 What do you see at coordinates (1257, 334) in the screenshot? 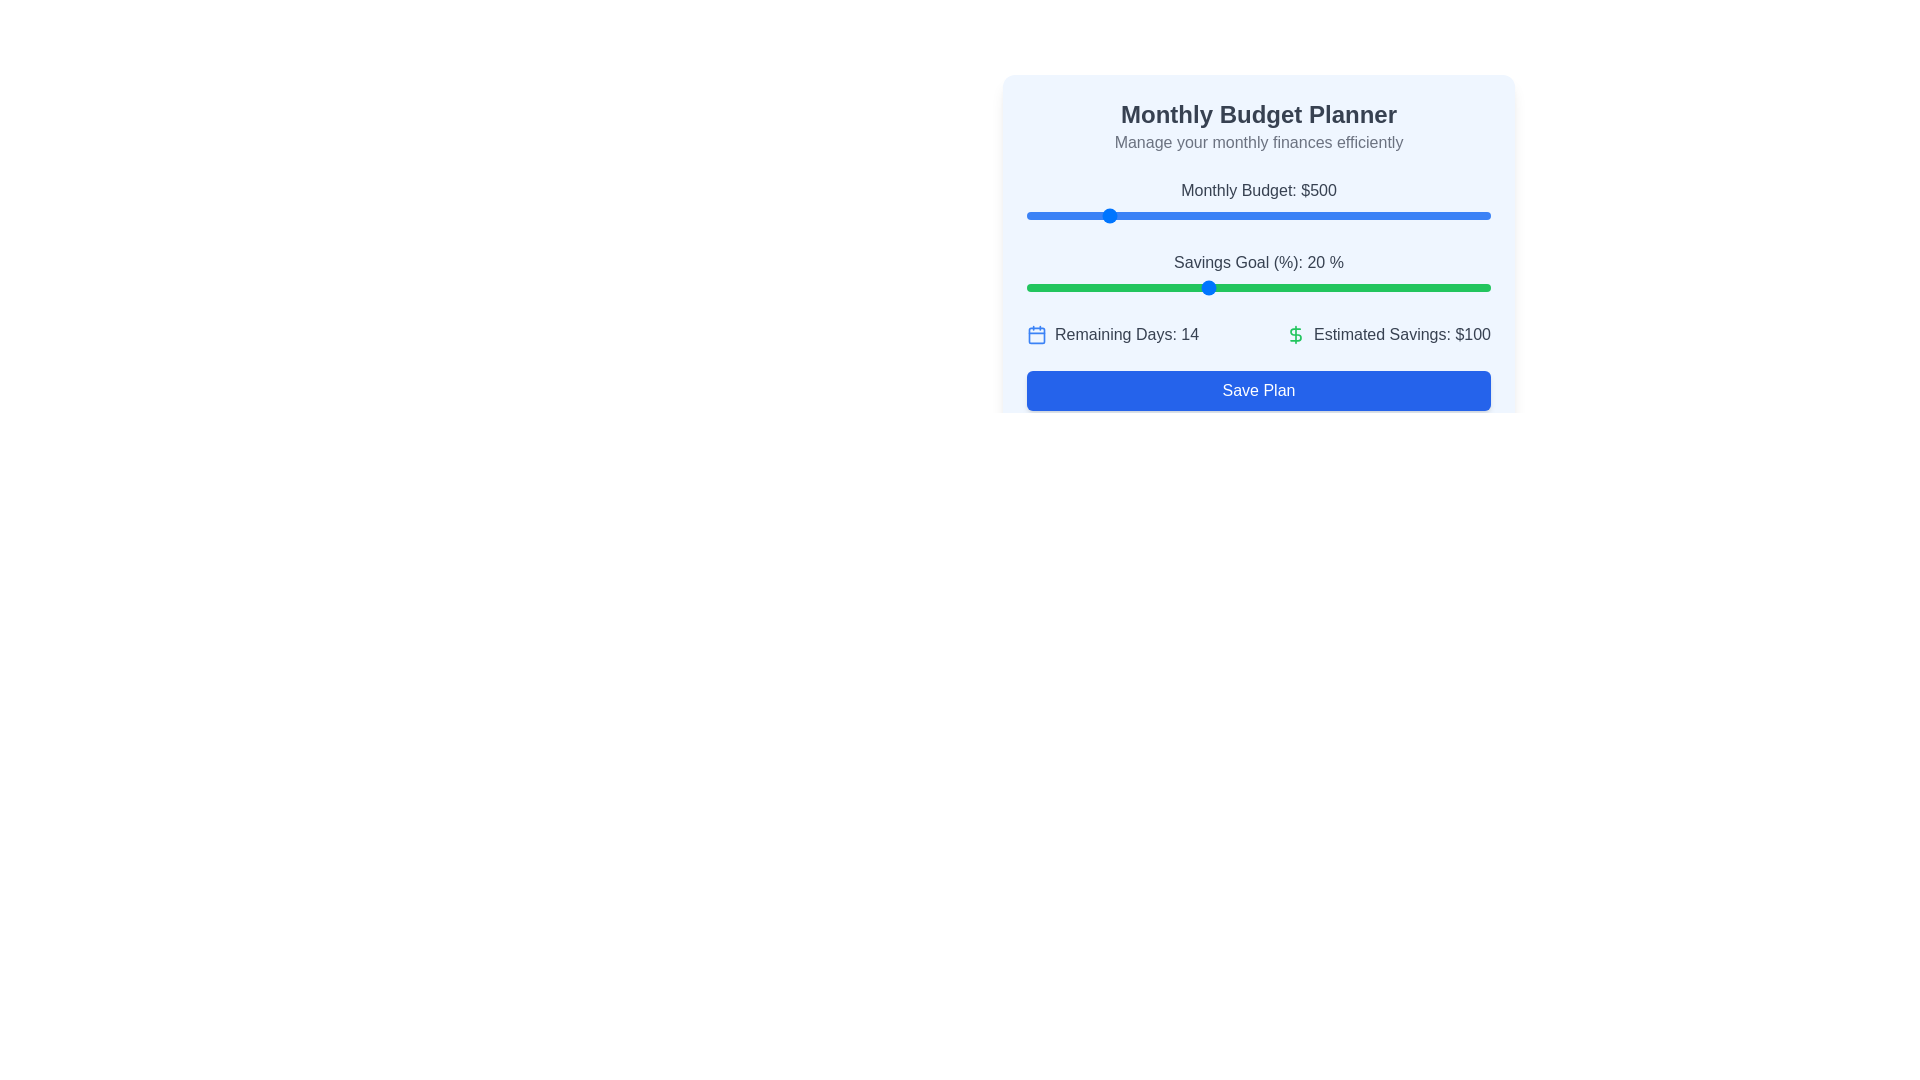
I see `the Key information display element which shows 'Remaining Days: 14' and 'Estimated Savings: $100', located under the 'Savings Goal (%)' slider and above the 'Save Plan' button` at bounding box center [1257, 334].